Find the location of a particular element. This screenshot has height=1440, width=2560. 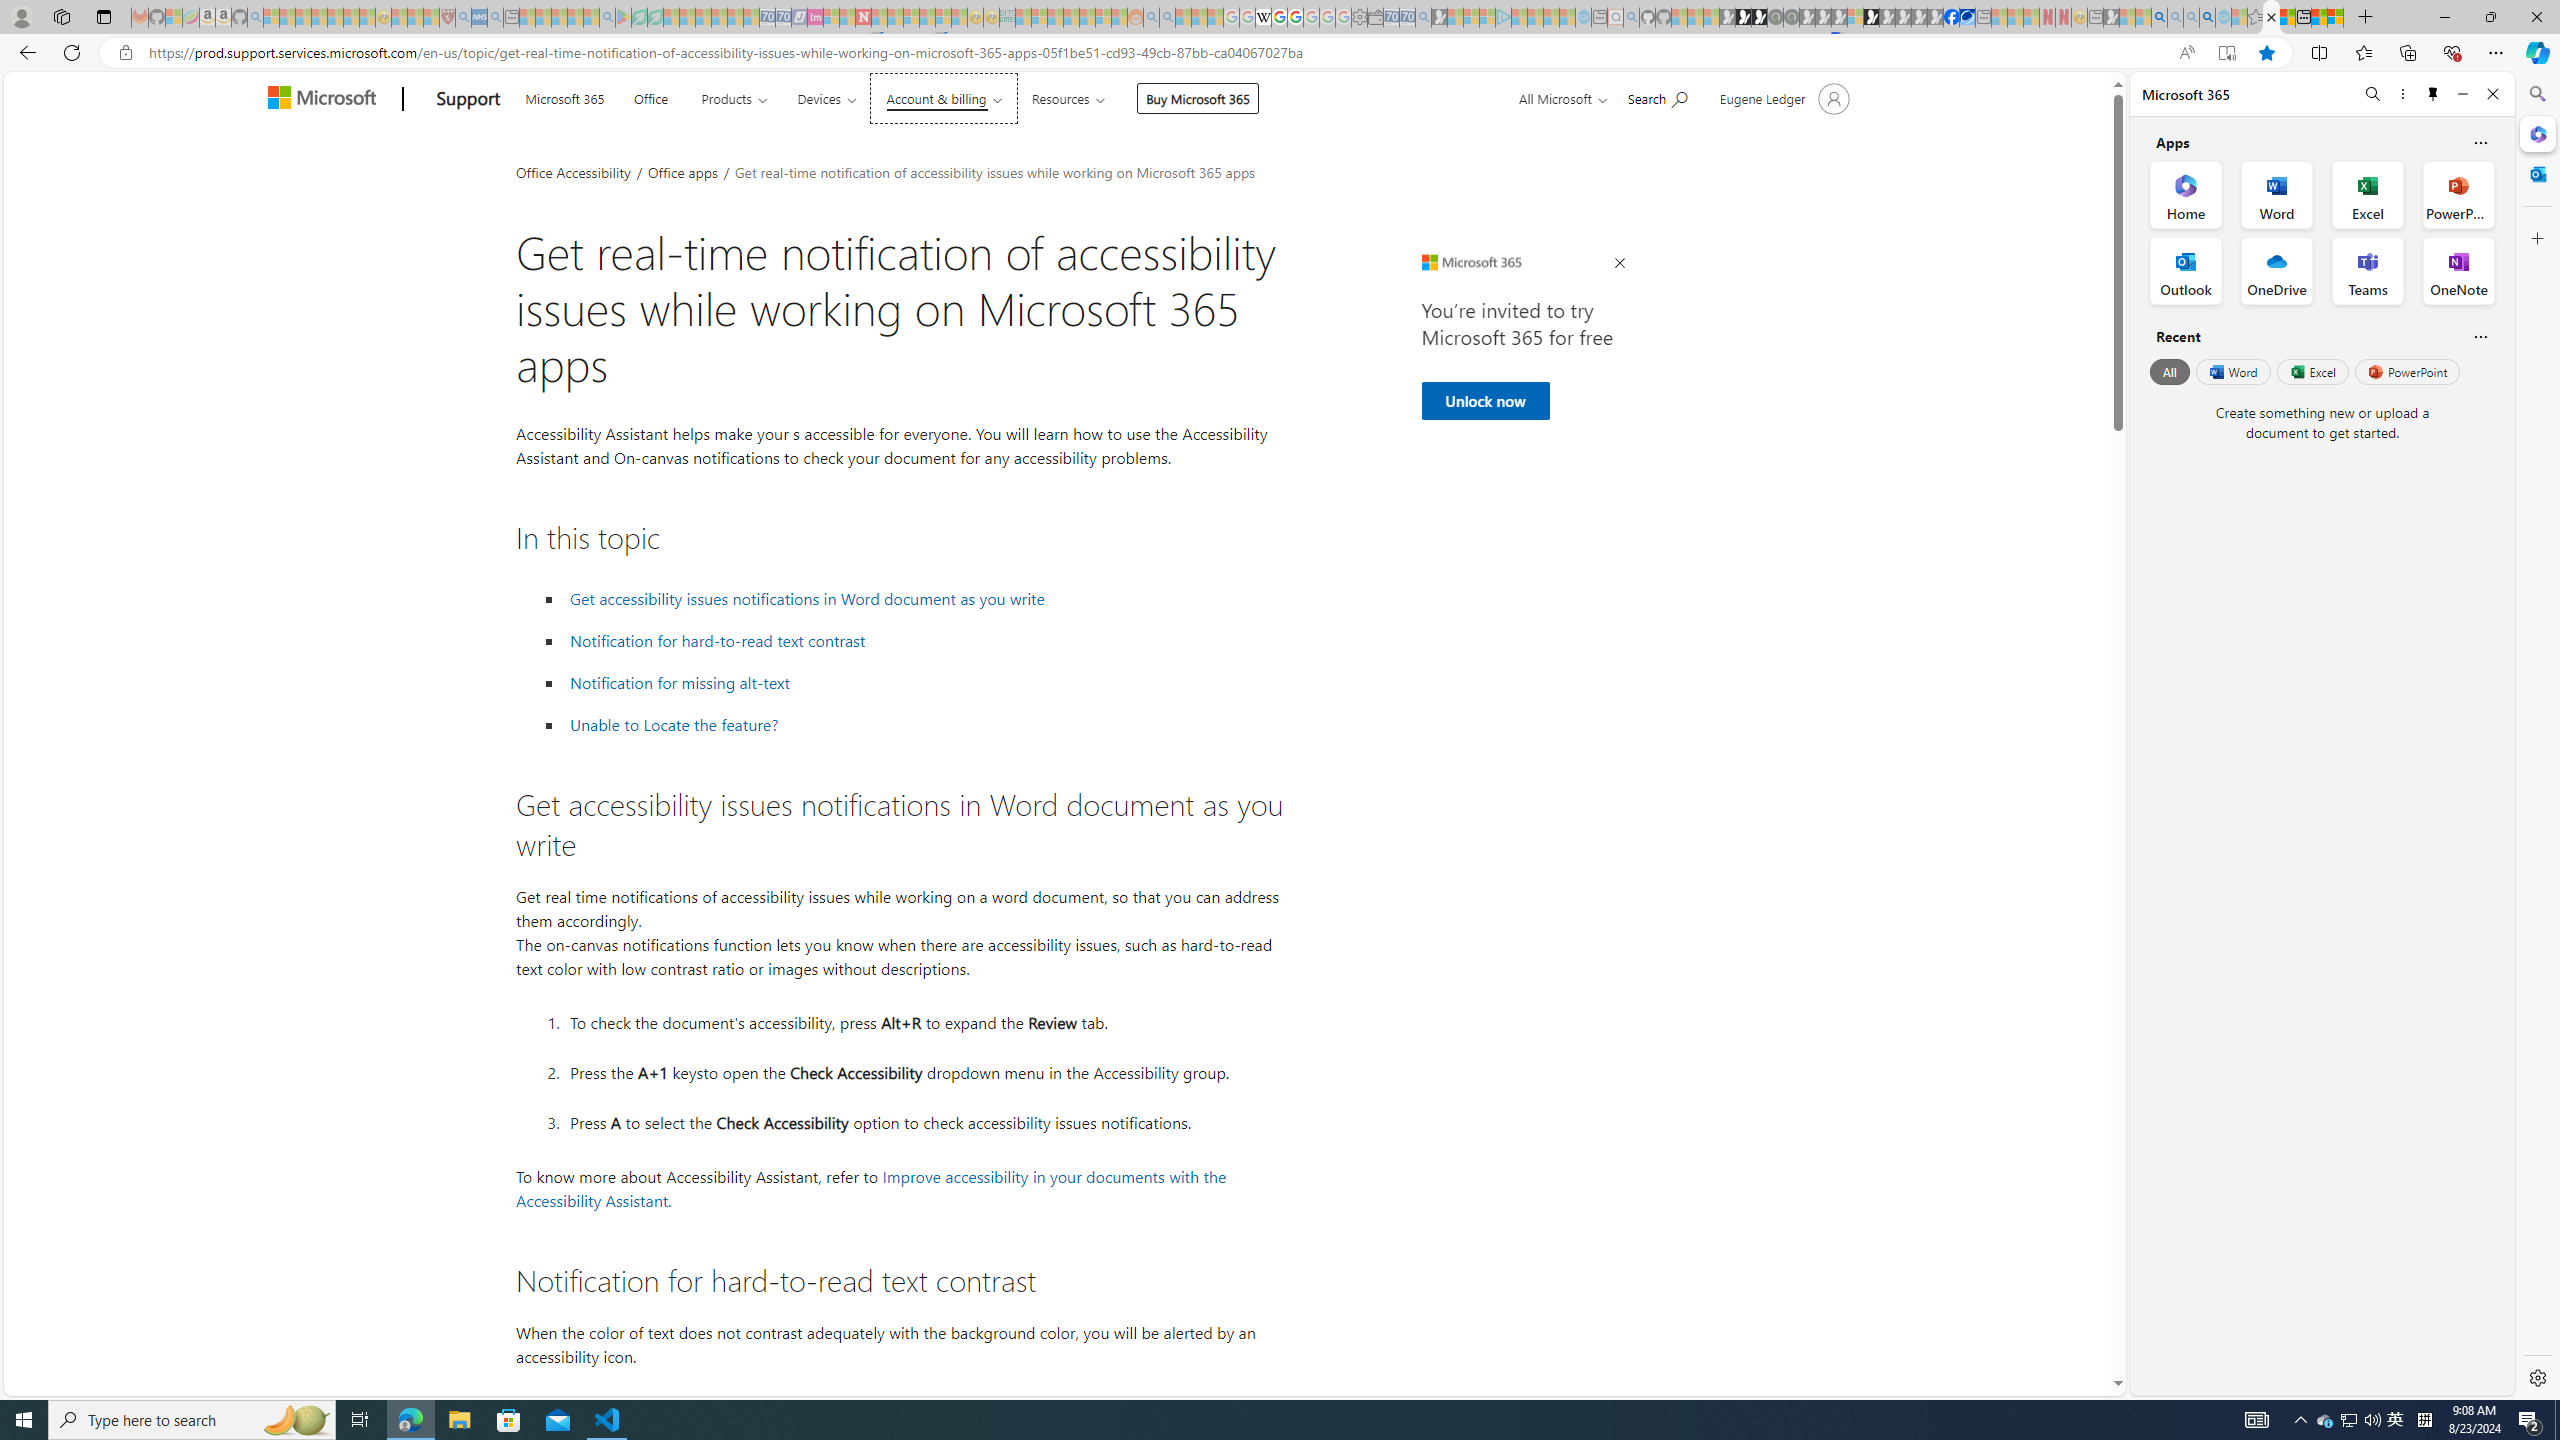

'Bing Real Estate - Home sales and rental listings - Sleeping' is located at coordinates (1422, 16).